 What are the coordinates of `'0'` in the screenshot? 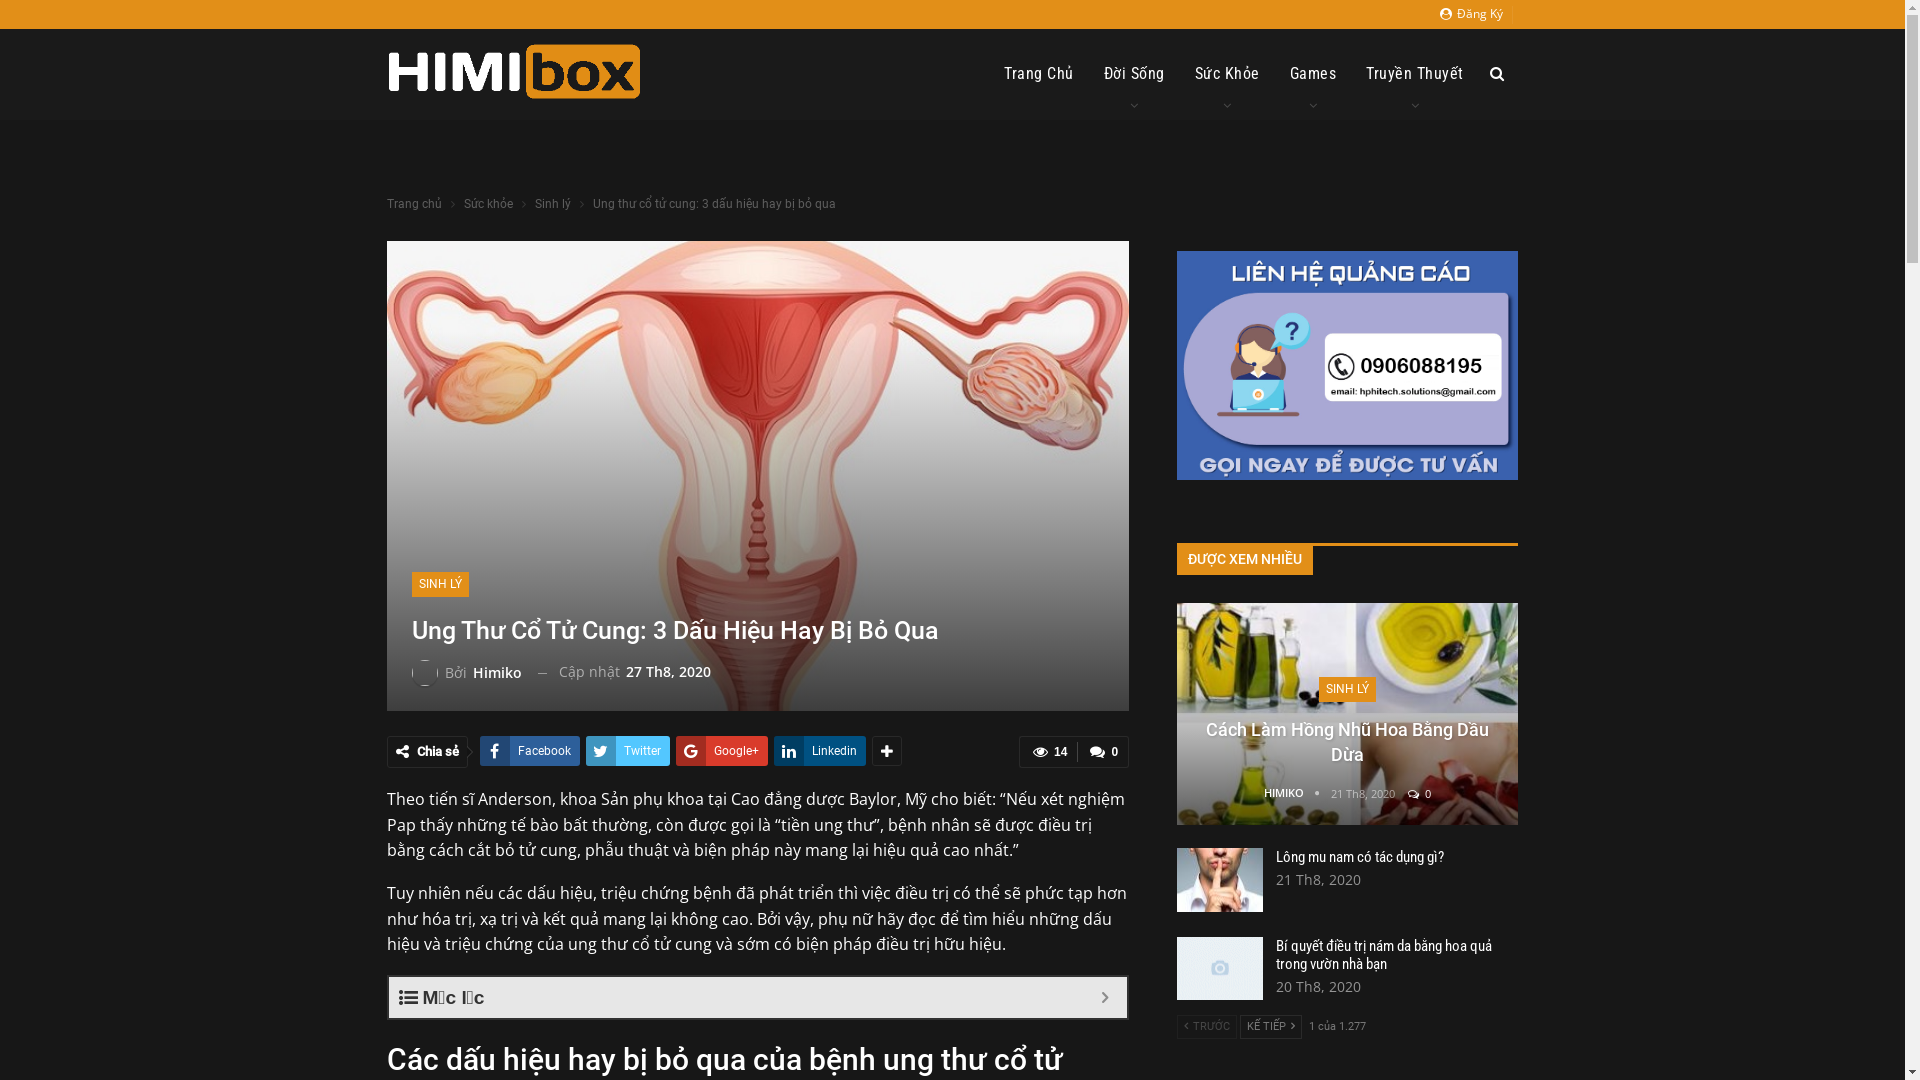 It's located at (1075, 752).